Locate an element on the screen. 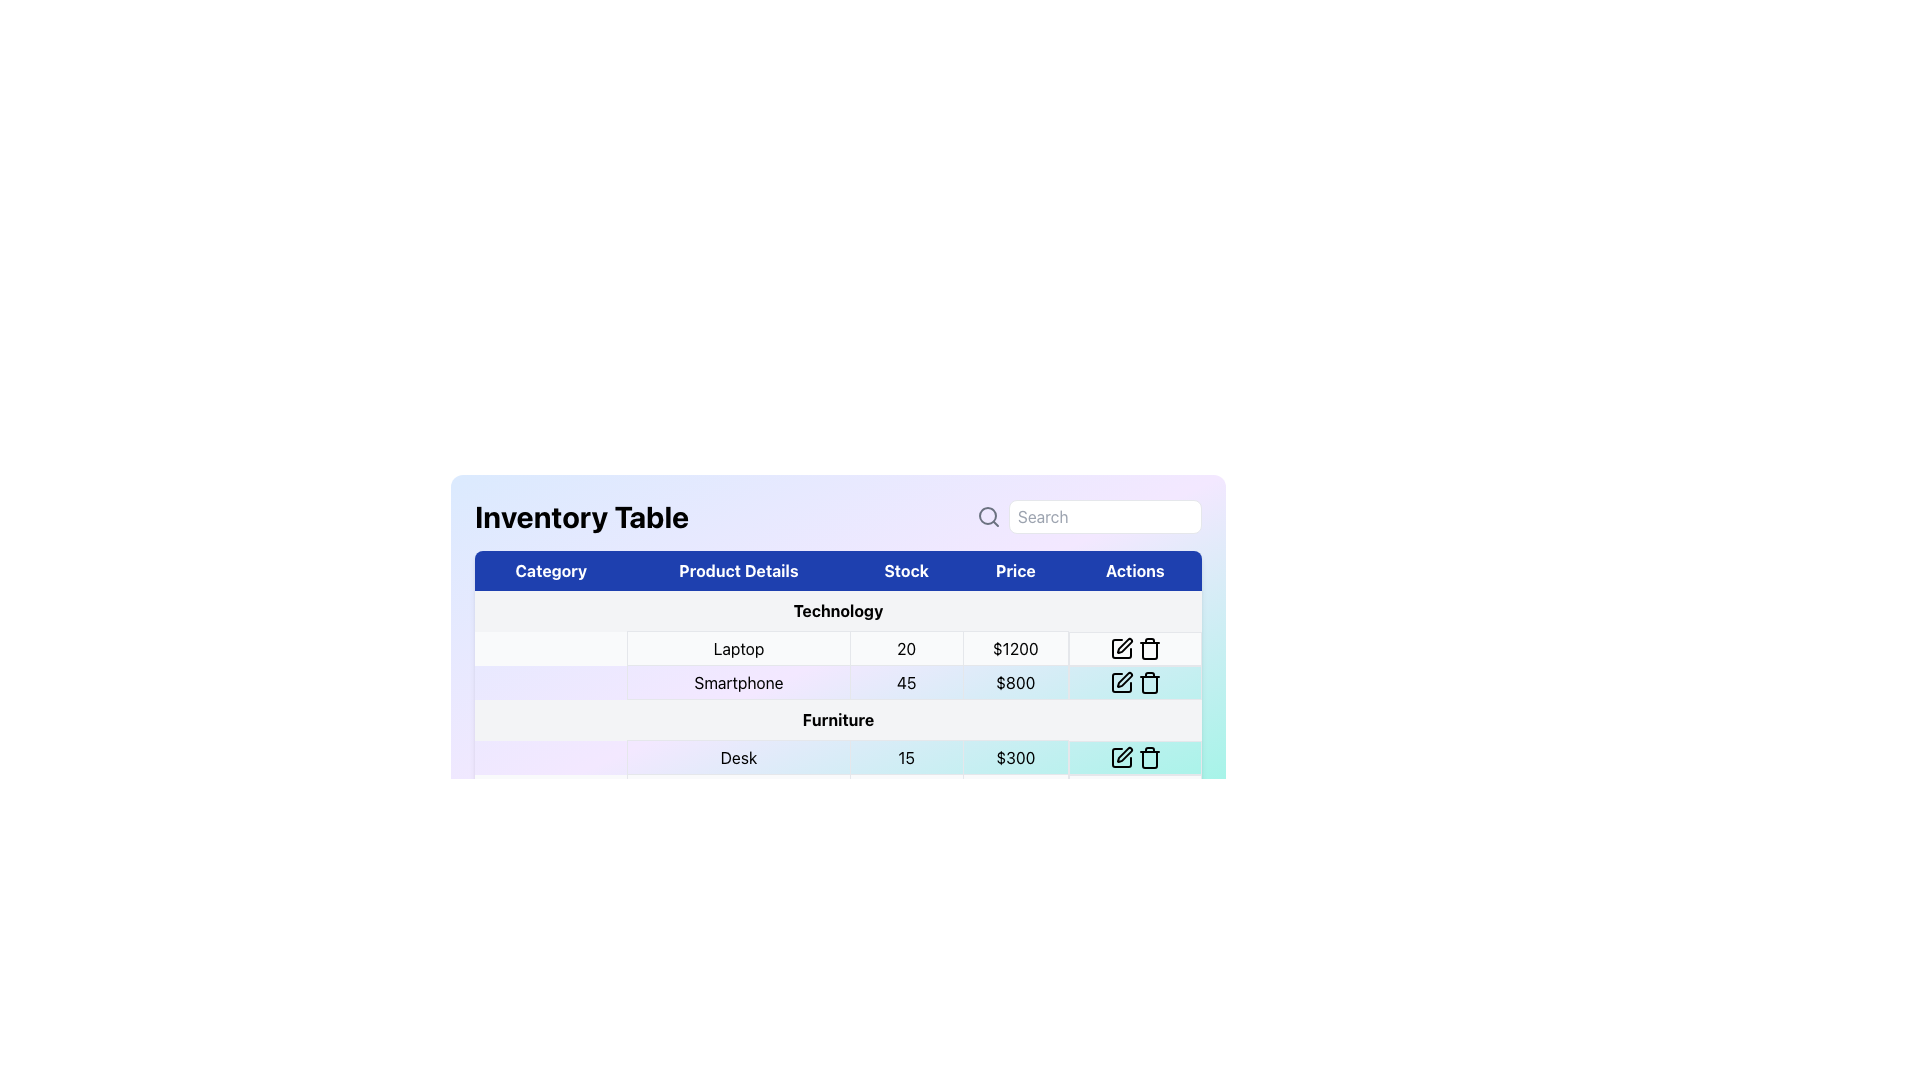 This screenshot has height=1080, width=1920. text displayed in the TextLabel that identifies the product as 'Laptop', located in the second column of the second row of the 'Product Details' section in the 'Inventory Table' is located at coordinates (738, 648).